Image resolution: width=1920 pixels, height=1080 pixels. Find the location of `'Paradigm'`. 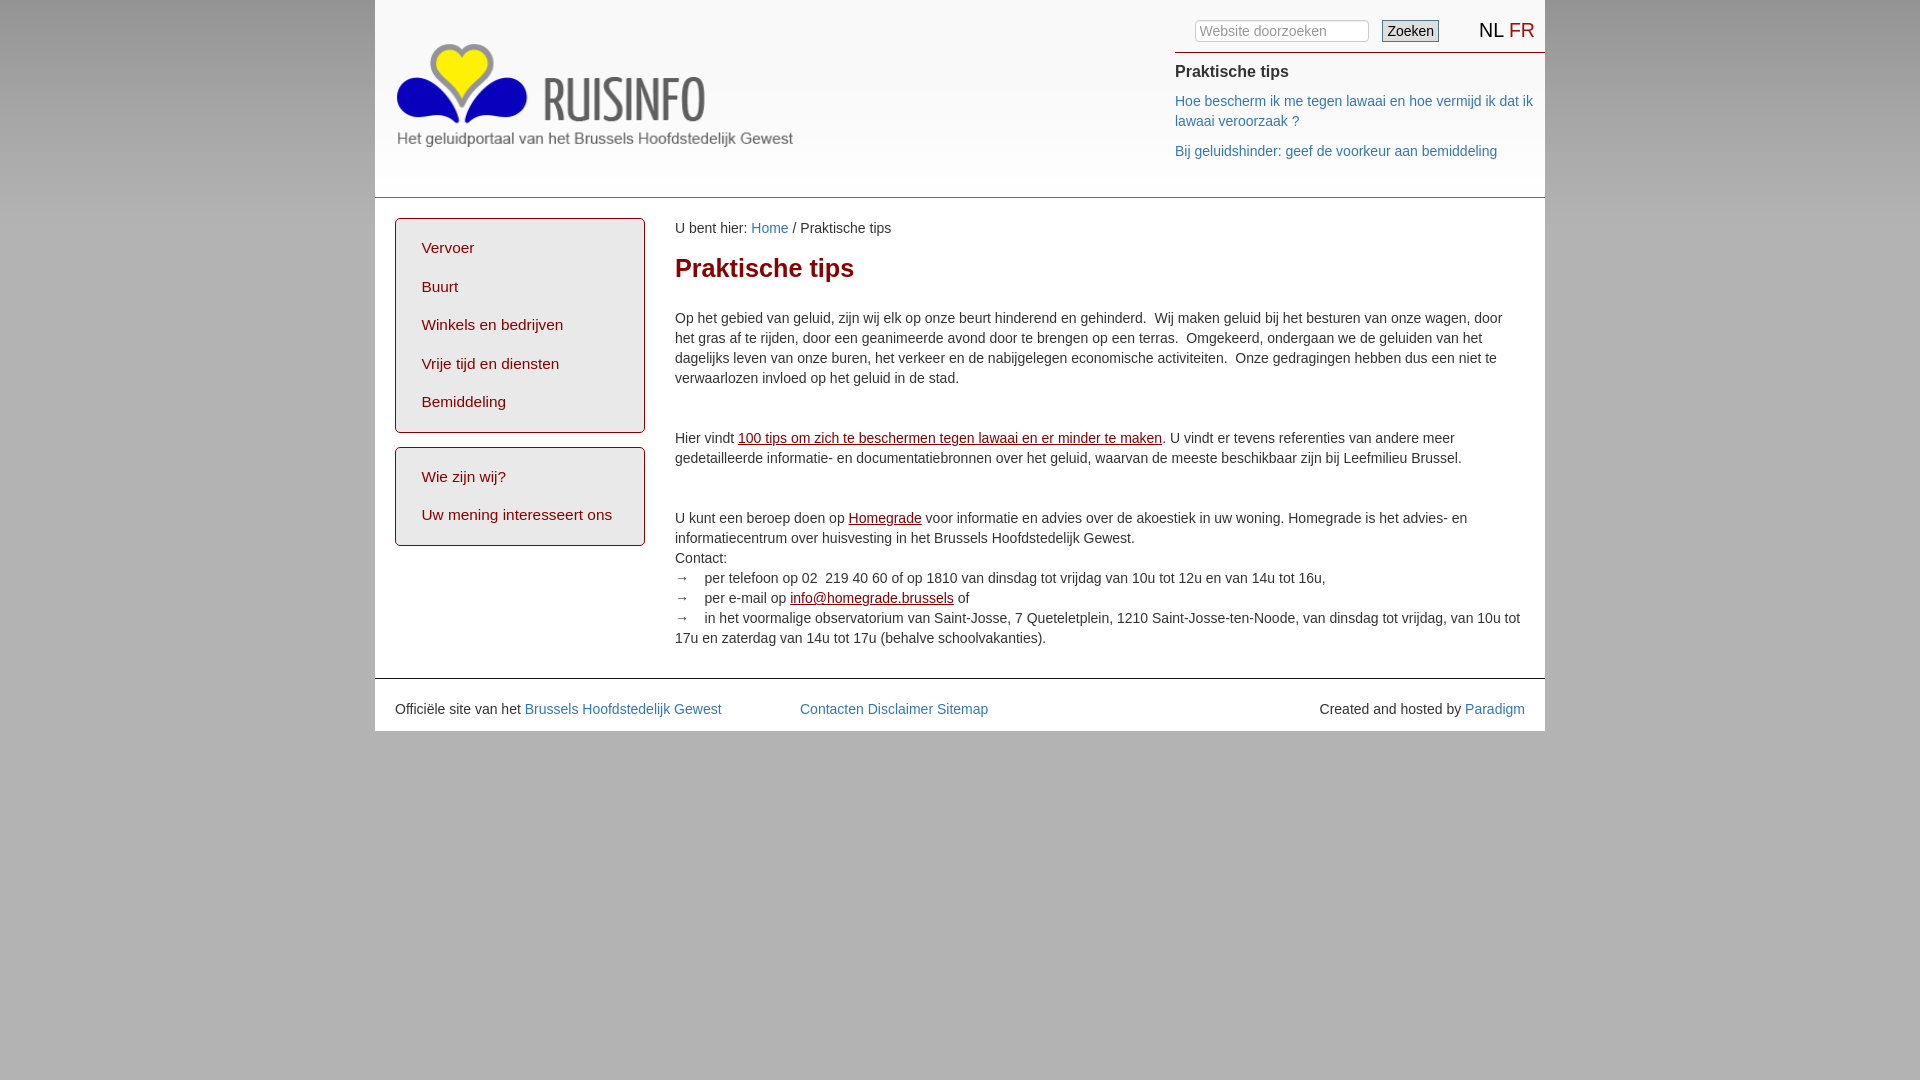

'Paradigm' is located at coordinates (1494, 708).